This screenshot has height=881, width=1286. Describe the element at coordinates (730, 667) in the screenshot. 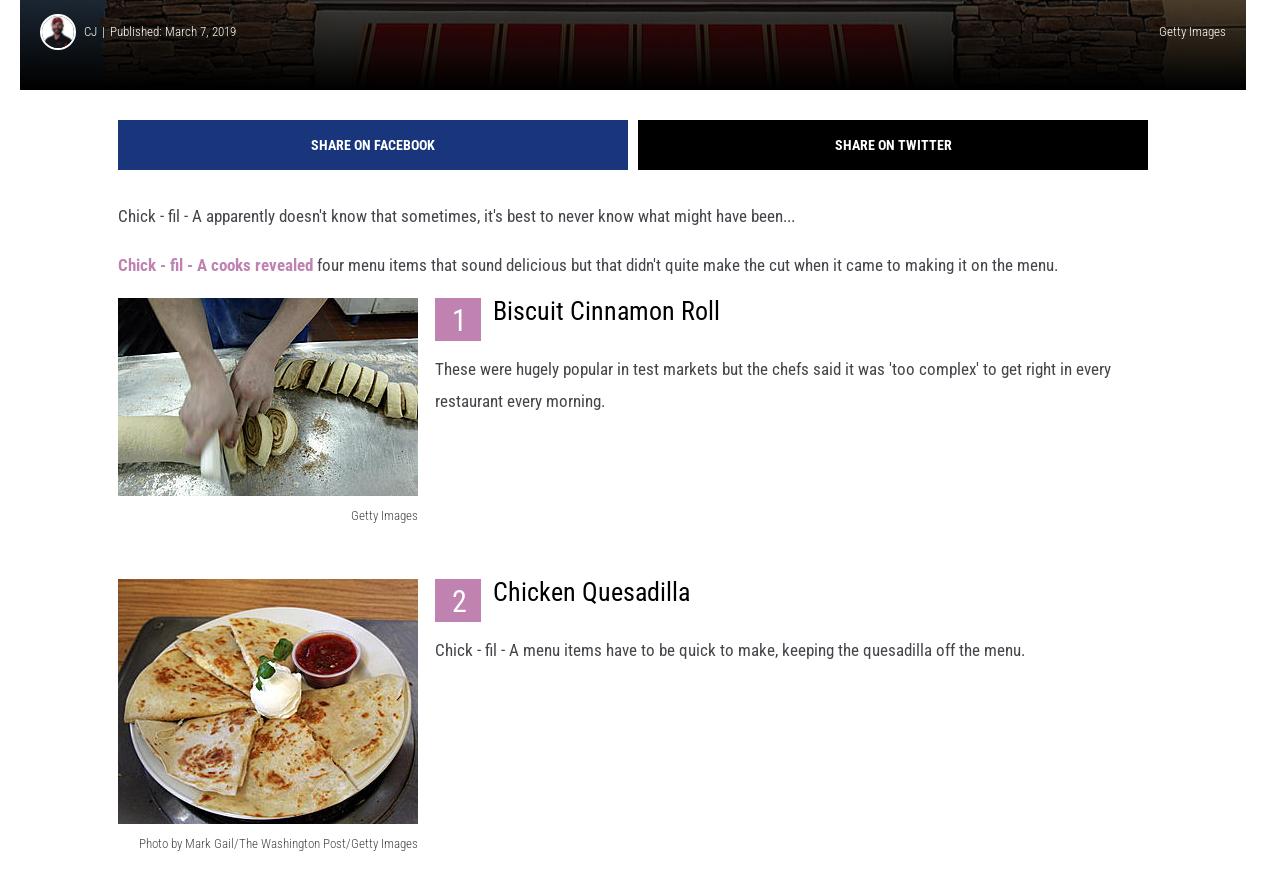

I see `'Chick - fil - A menu items have to be quick to make, keeping the quesadilla off the menu.'` at that location.